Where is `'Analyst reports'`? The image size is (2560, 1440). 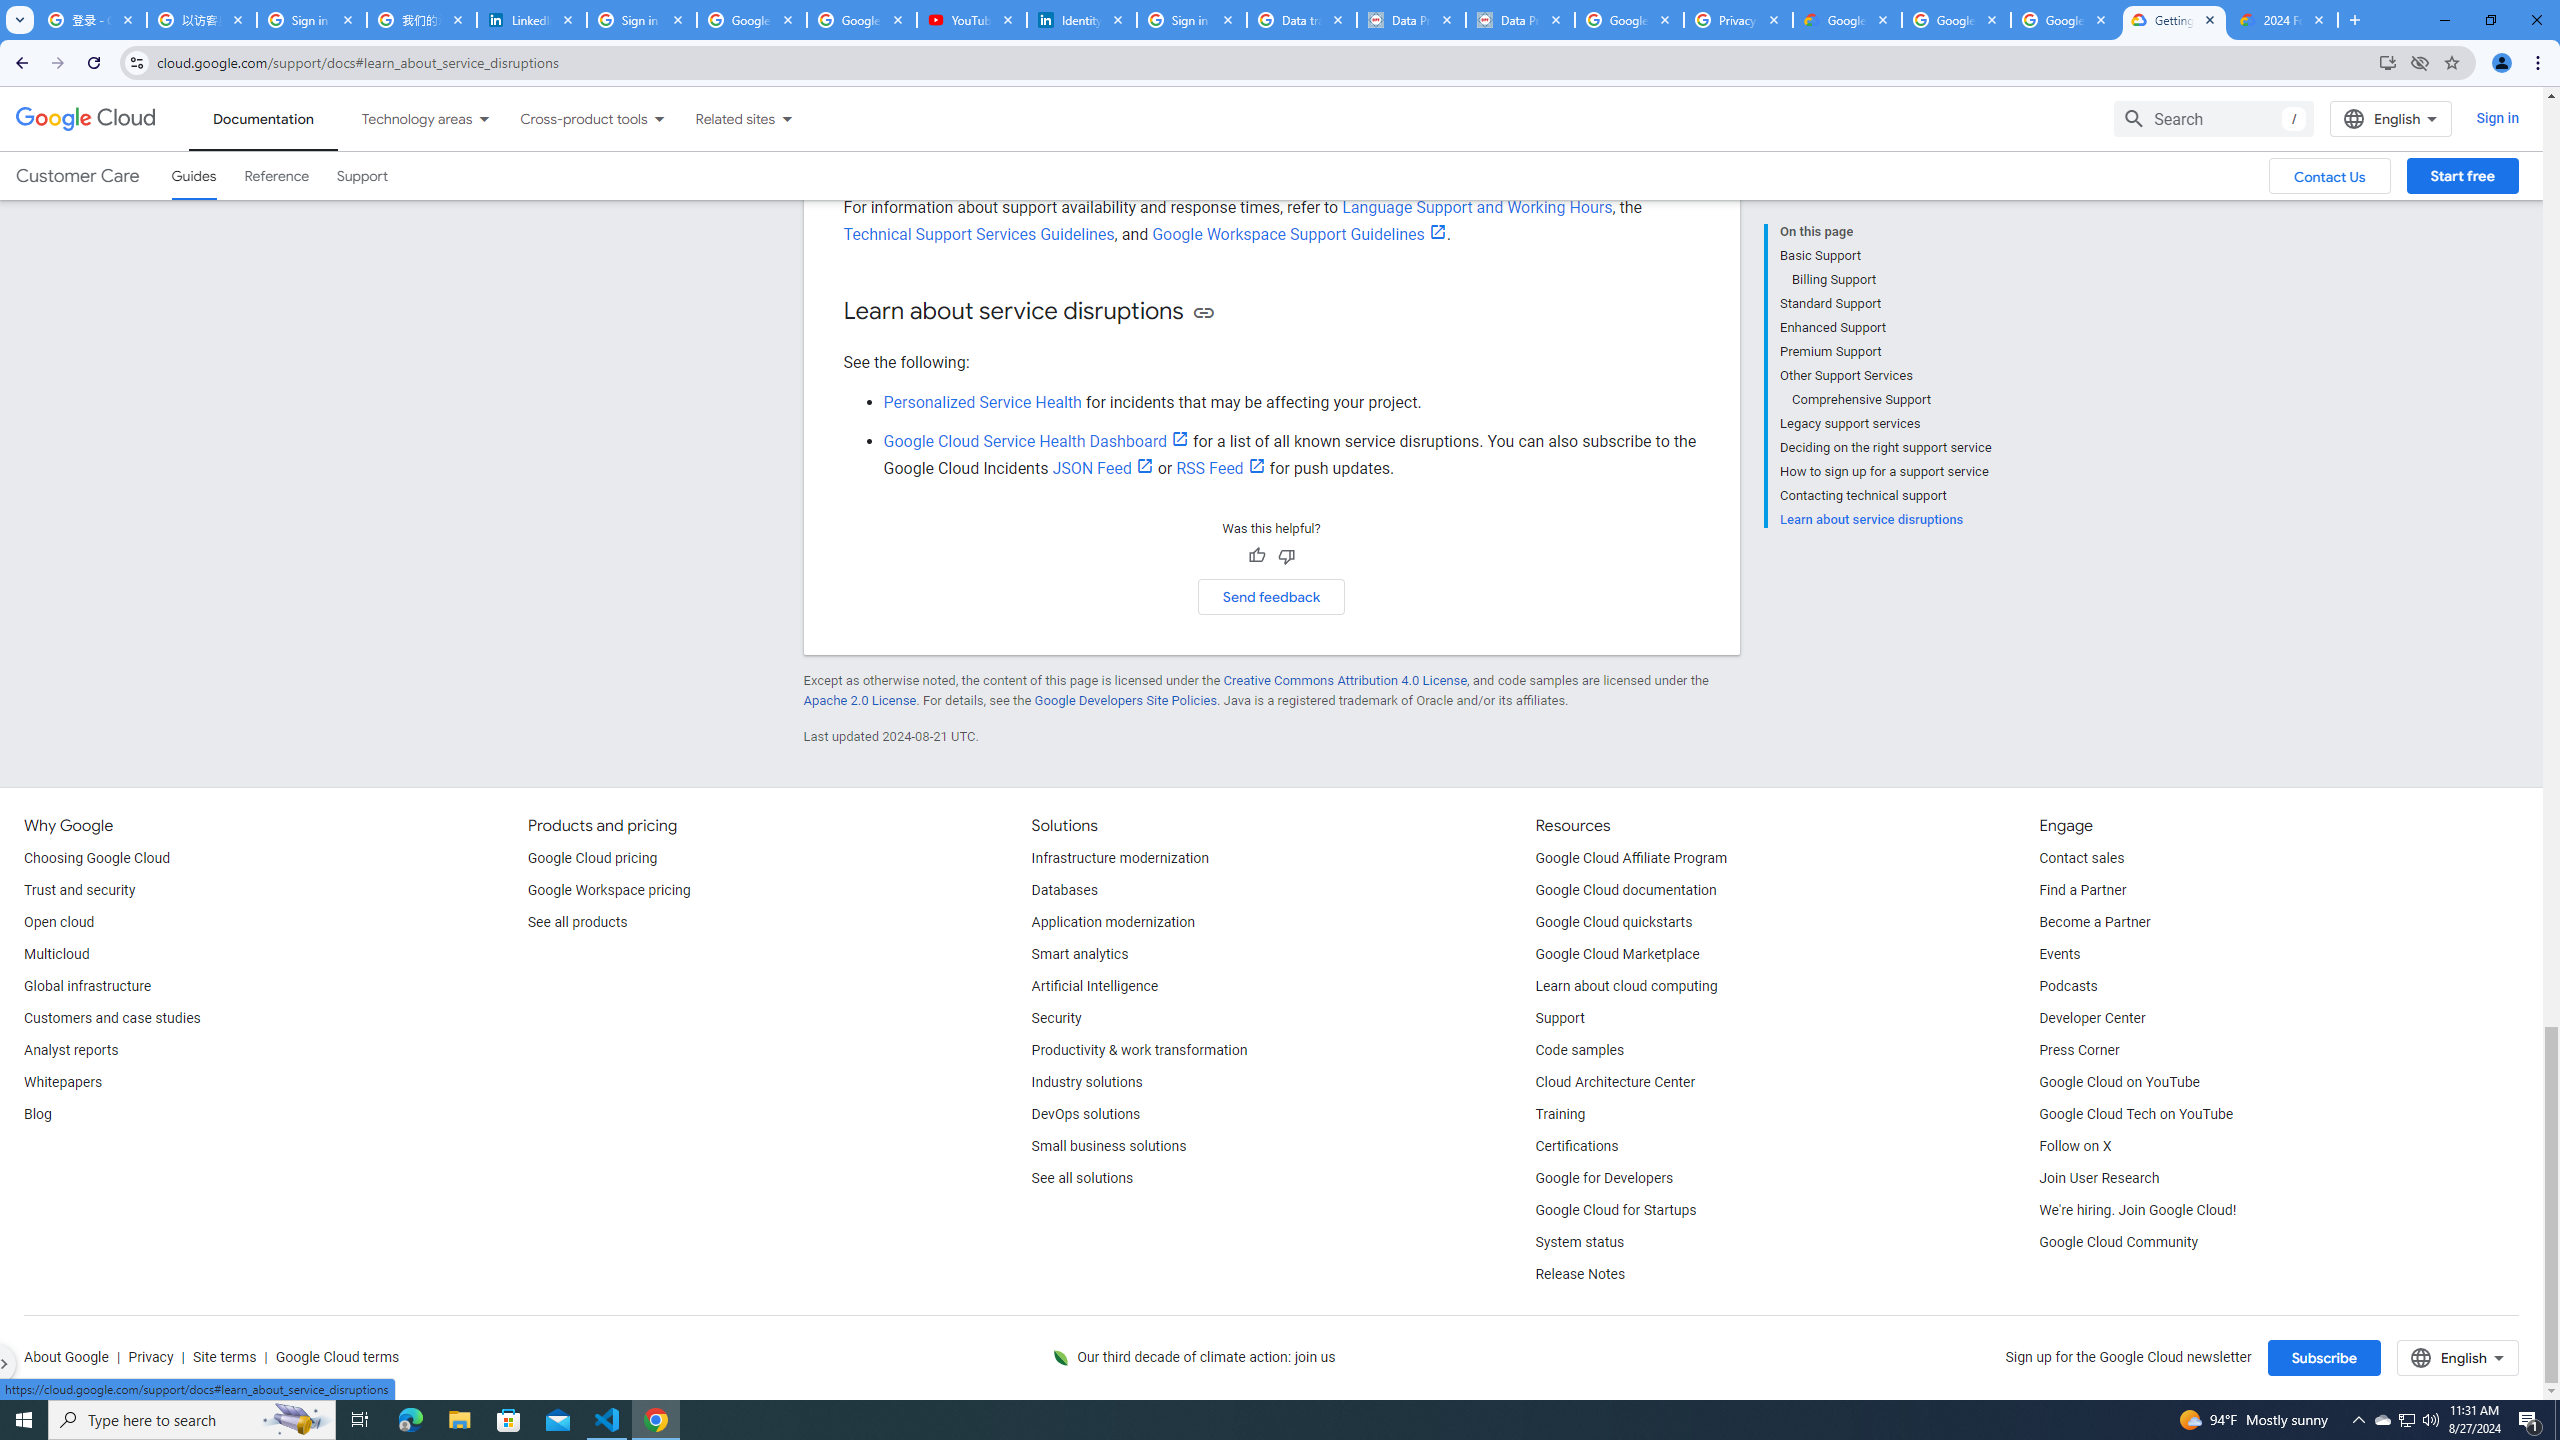 'Analyst reports' is located at coordinates (69, 1050).